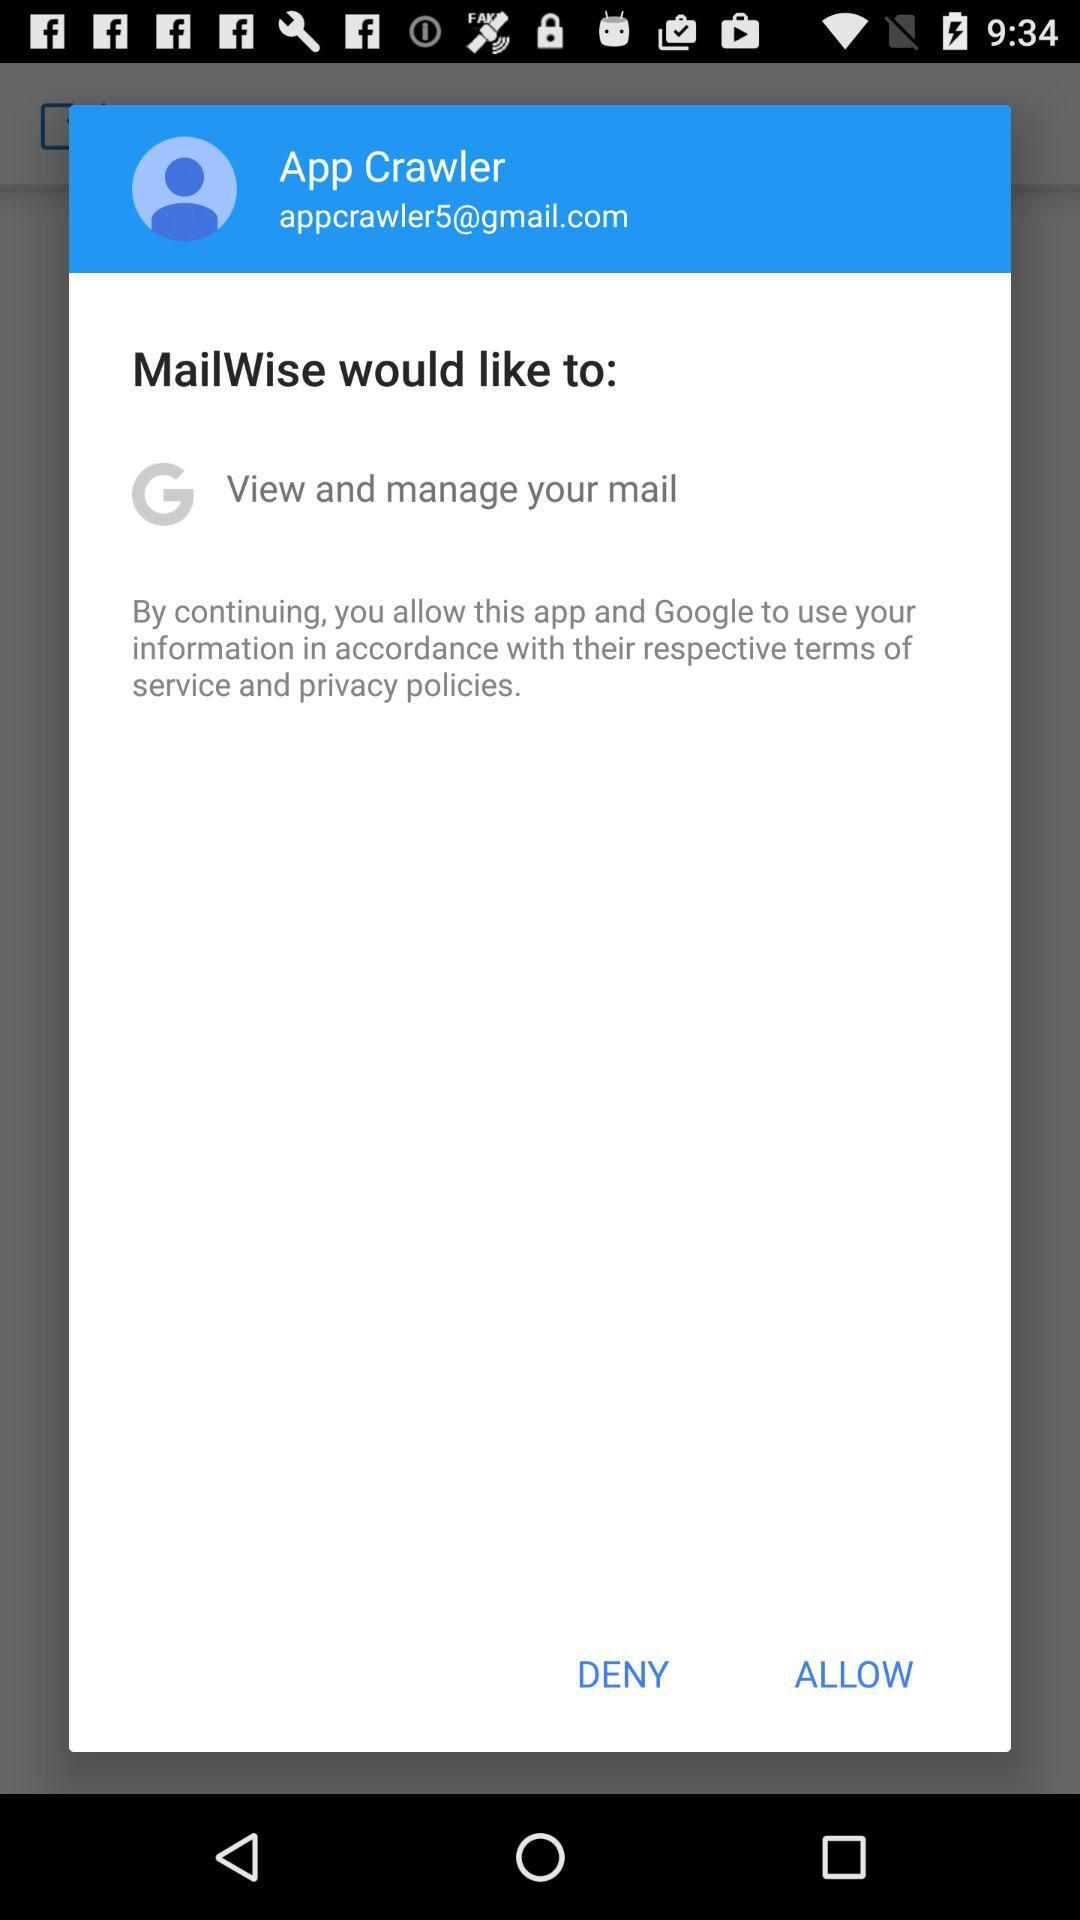 The height and width of the screenshot is (1920, 1080). What do you see at coordinates (454, 214) in the screenshot?
I see `appcrawler5@gmail.com` at bounding box center [454, 214].